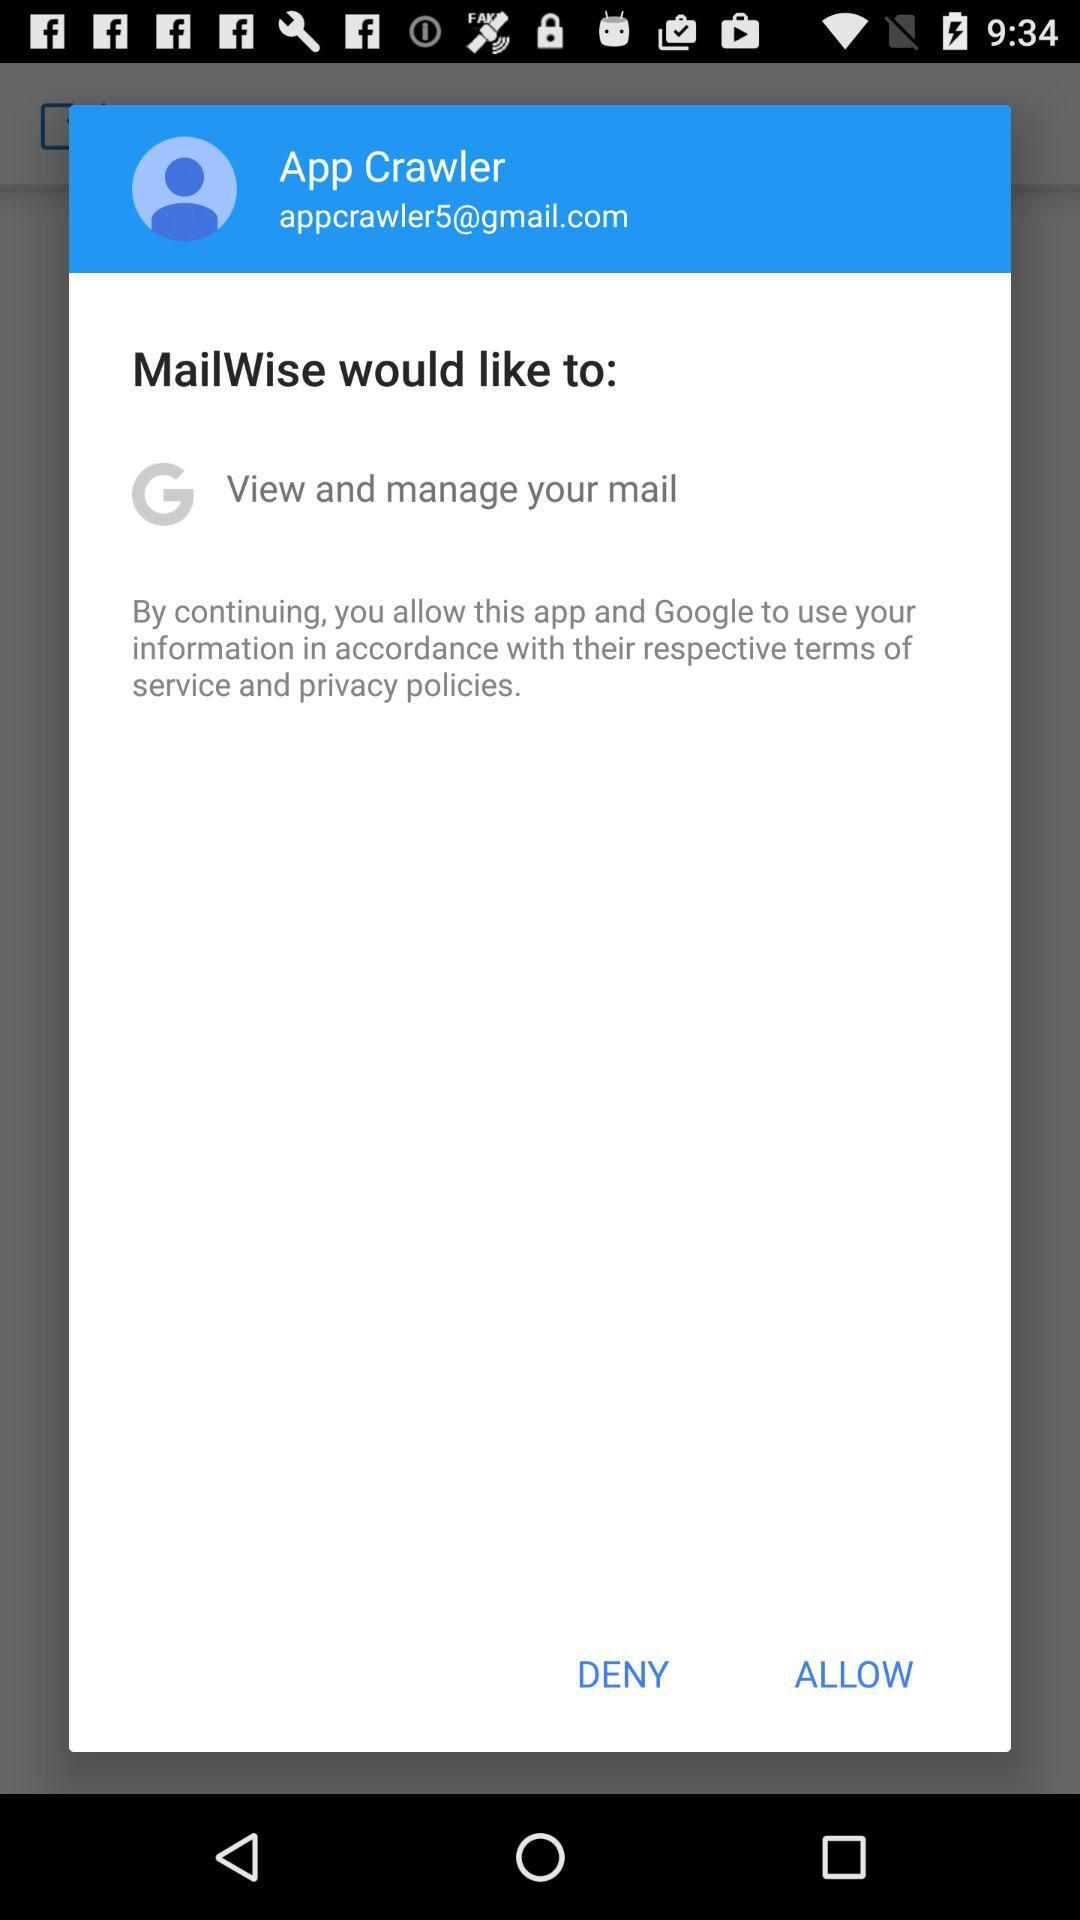 The height and width of the screenshot is (1920, 1080). What do you see at coordinates (454, 214) in the screenshot?
I see `appcrawler5@gmail.com` at bounding box center [454, 214].